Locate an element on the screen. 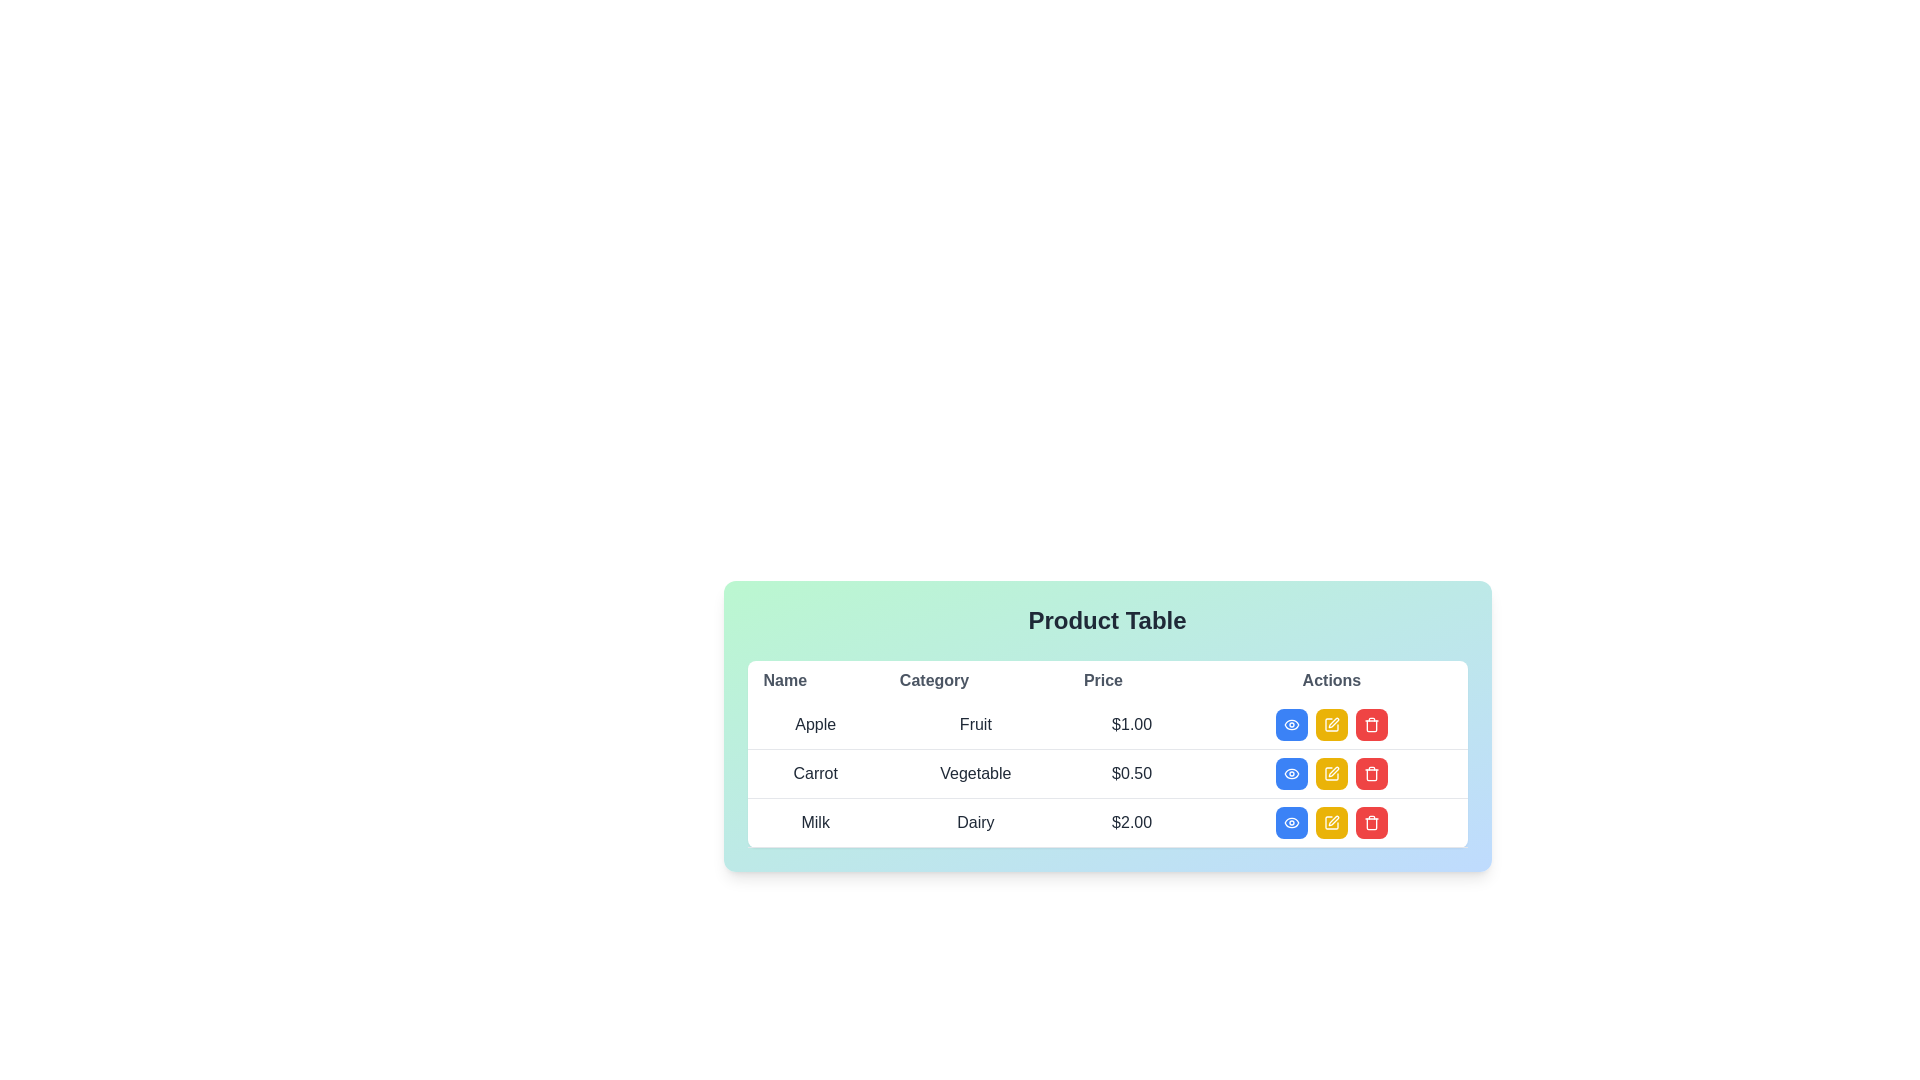 The width and height of the screenshot is (1920, 1080). the blue button with a white eye icon located in the 'Actions' column of the table, in the second row corresponding to the 'Vegetable' category is located at coordinates (1291, 773).